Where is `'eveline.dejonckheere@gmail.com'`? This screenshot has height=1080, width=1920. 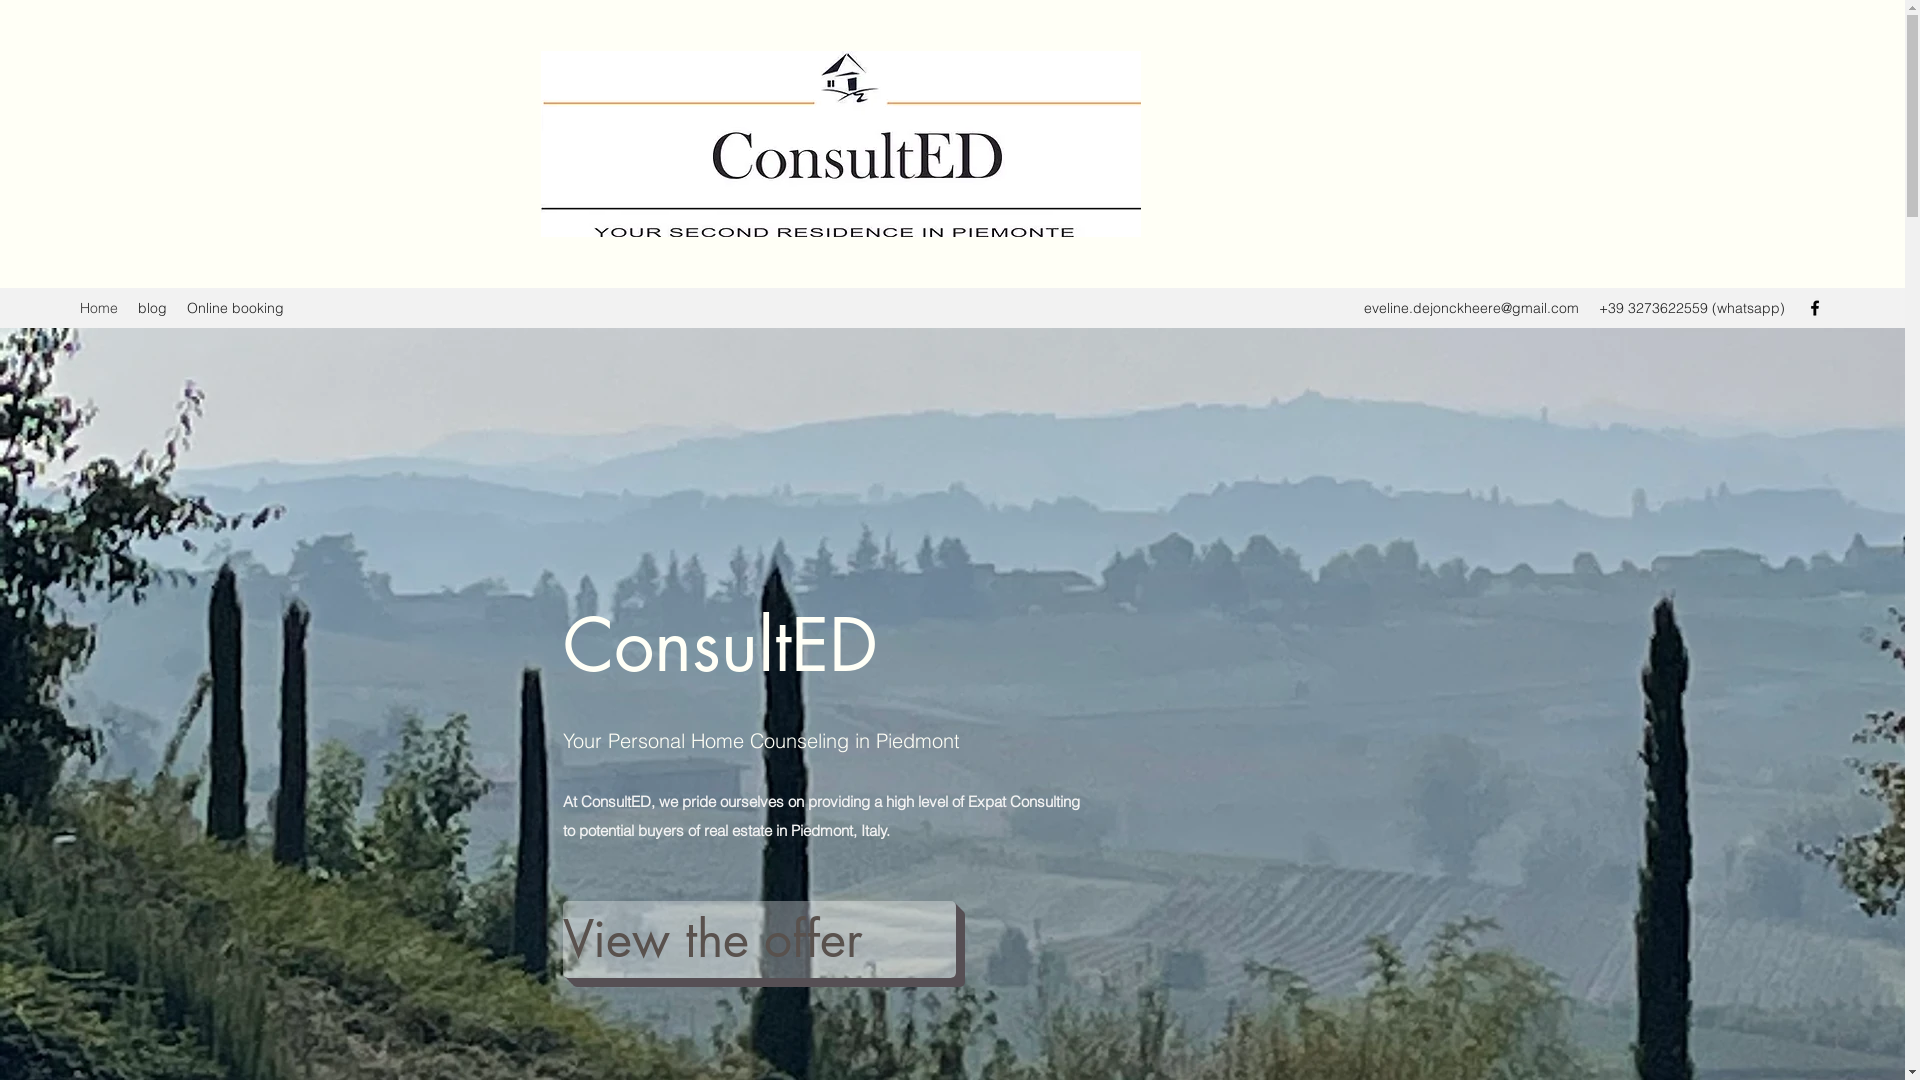 'eveline.dejonckheere@gmail.com' is located at coordinates (1471, 308).